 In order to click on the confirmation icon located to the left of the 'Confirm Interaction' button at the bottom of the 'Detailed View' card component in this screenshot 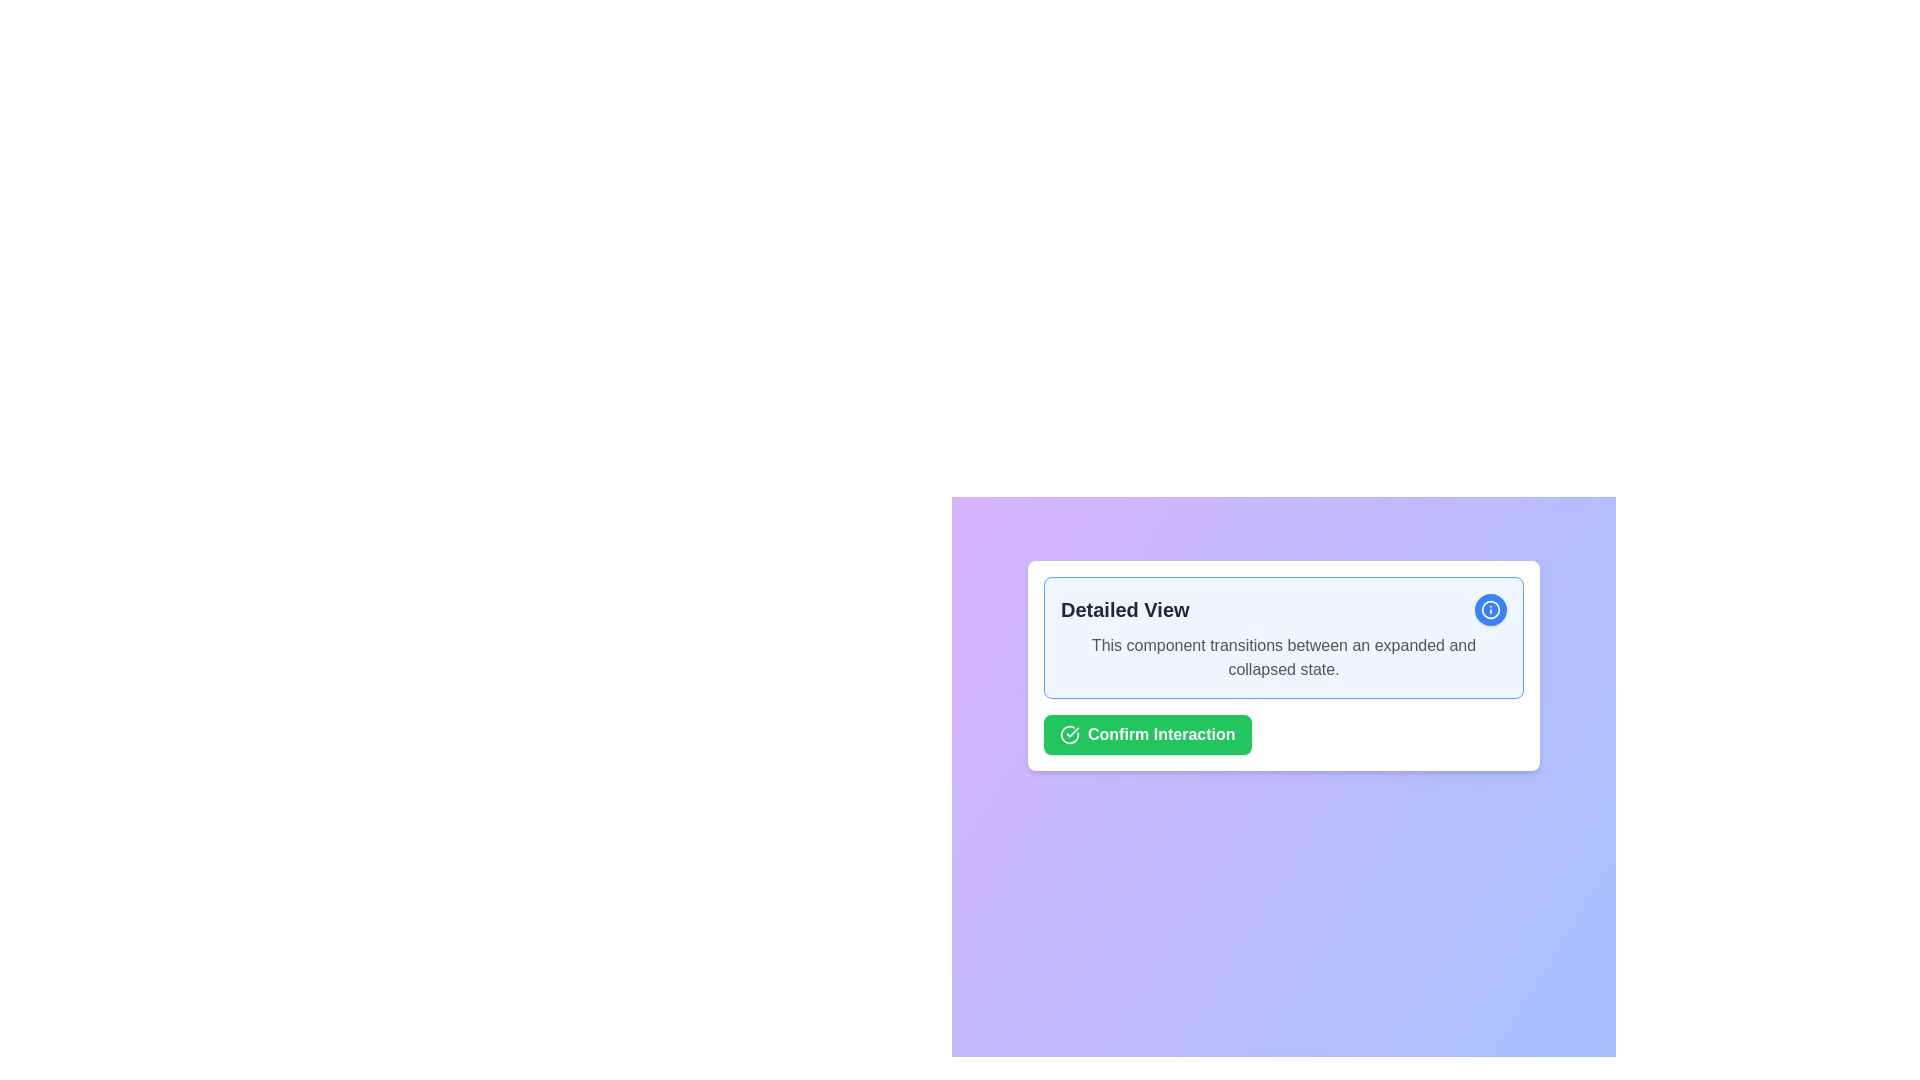, I will do `click(1069, 735)`.